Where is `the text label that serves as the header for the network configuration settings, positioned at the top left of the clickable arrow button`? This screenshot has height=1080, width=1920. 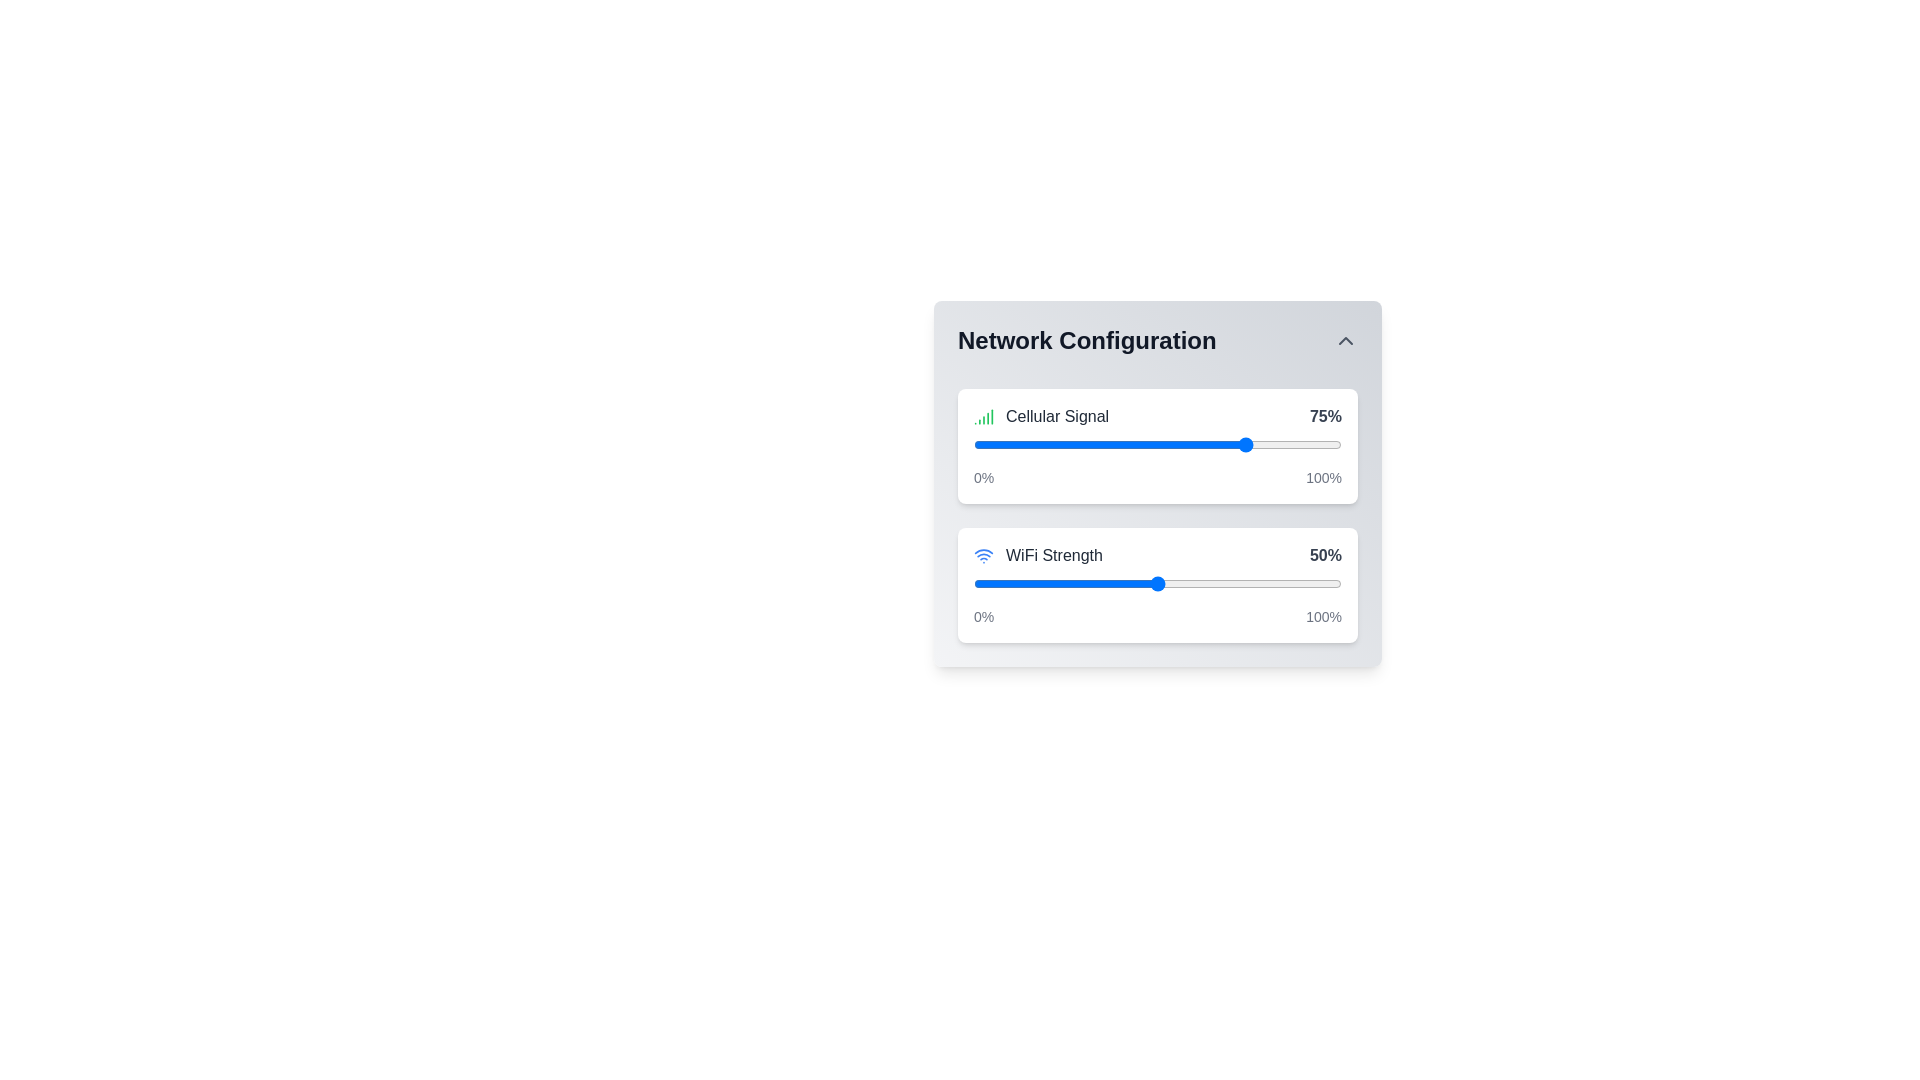 the text label that serves as the header for the network configuration settings, positioned at the top left of the clickable arrow button is located at coordinates (1086, 339).